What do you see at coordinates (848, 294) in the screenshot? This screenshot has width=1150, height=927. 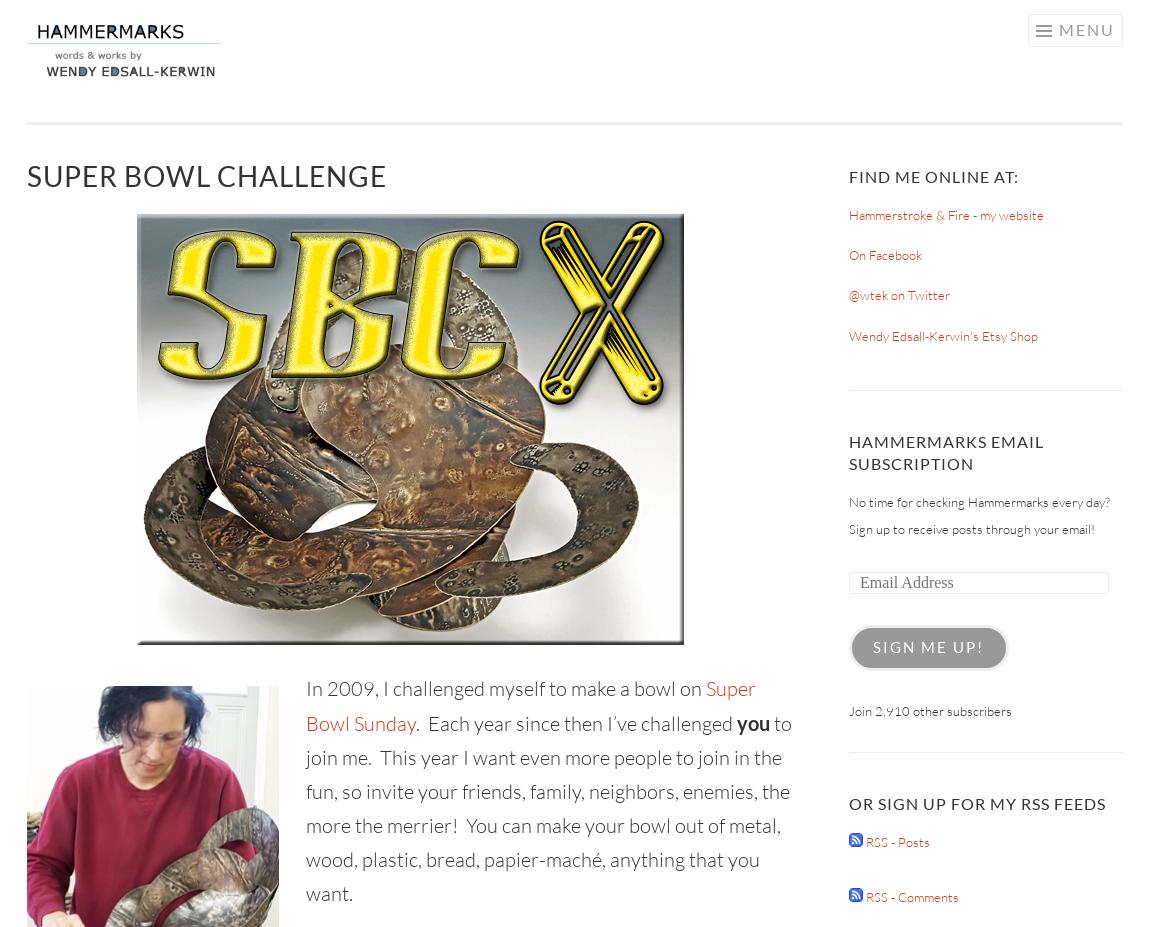 I see `'@wtek on Twitter'` at bounding box center [848, 294].